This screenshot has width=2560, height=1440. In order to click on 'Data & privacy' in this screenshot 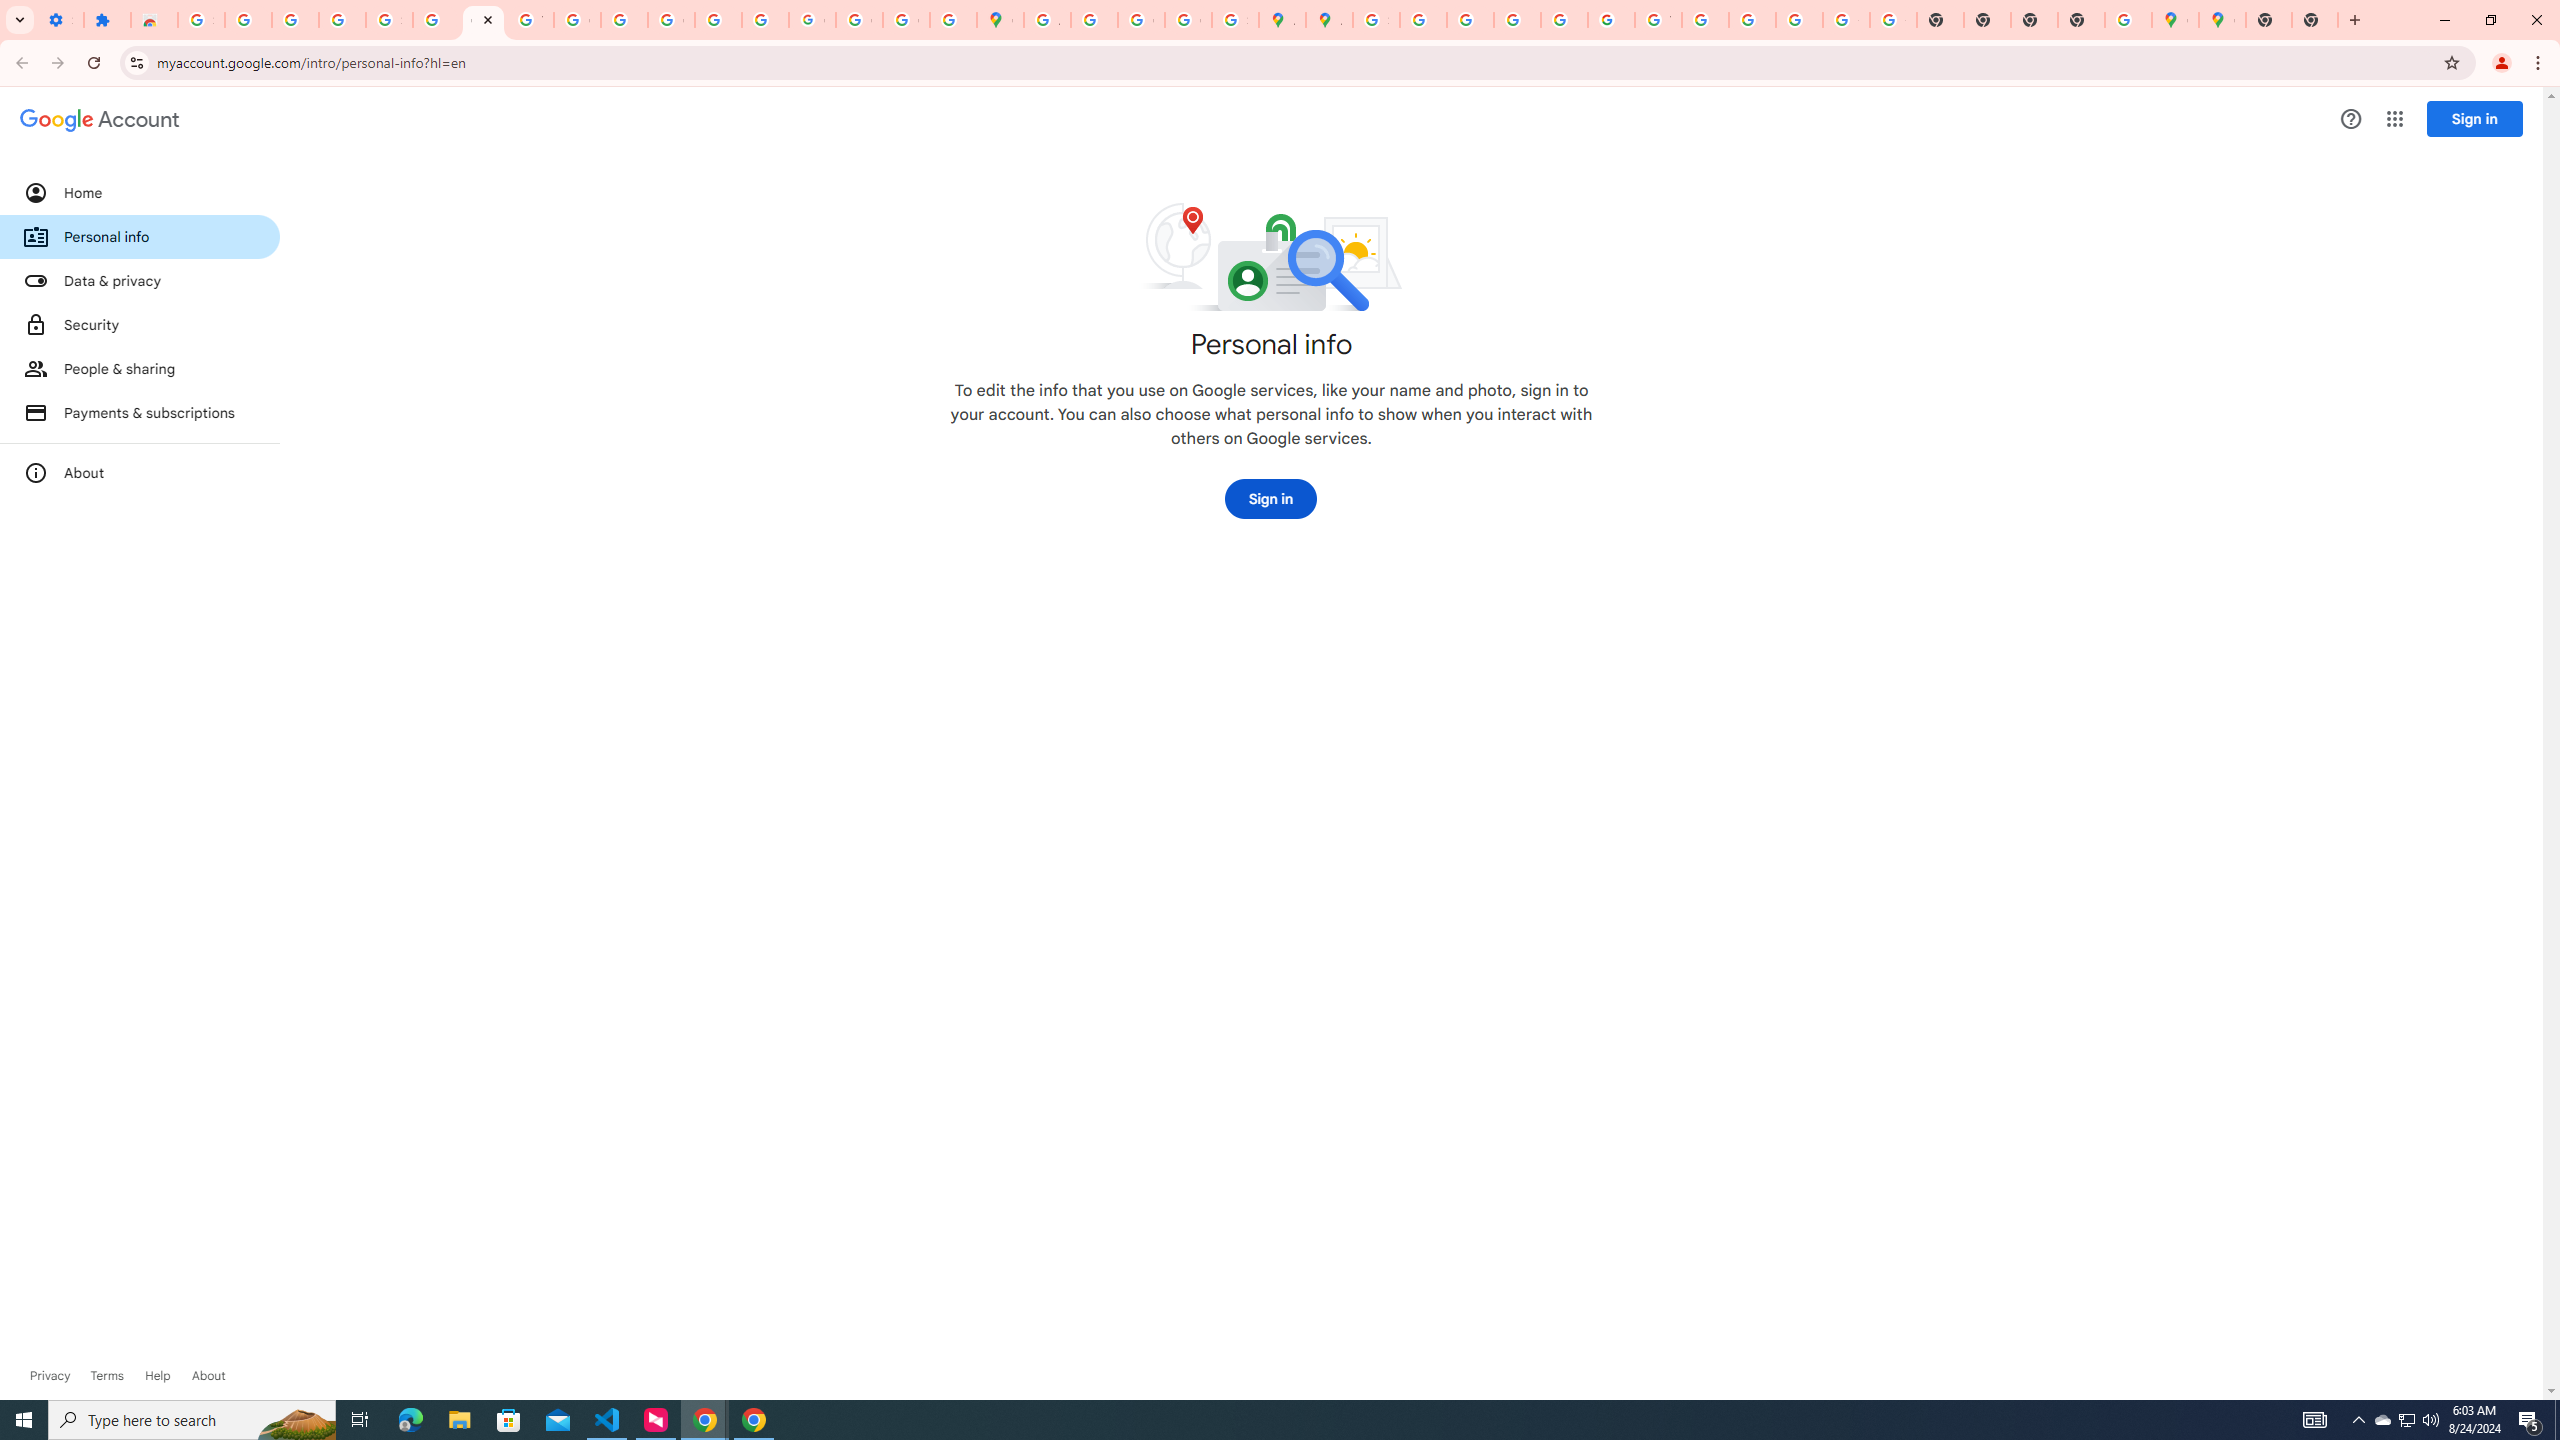, I will do `click(138, 279)`.